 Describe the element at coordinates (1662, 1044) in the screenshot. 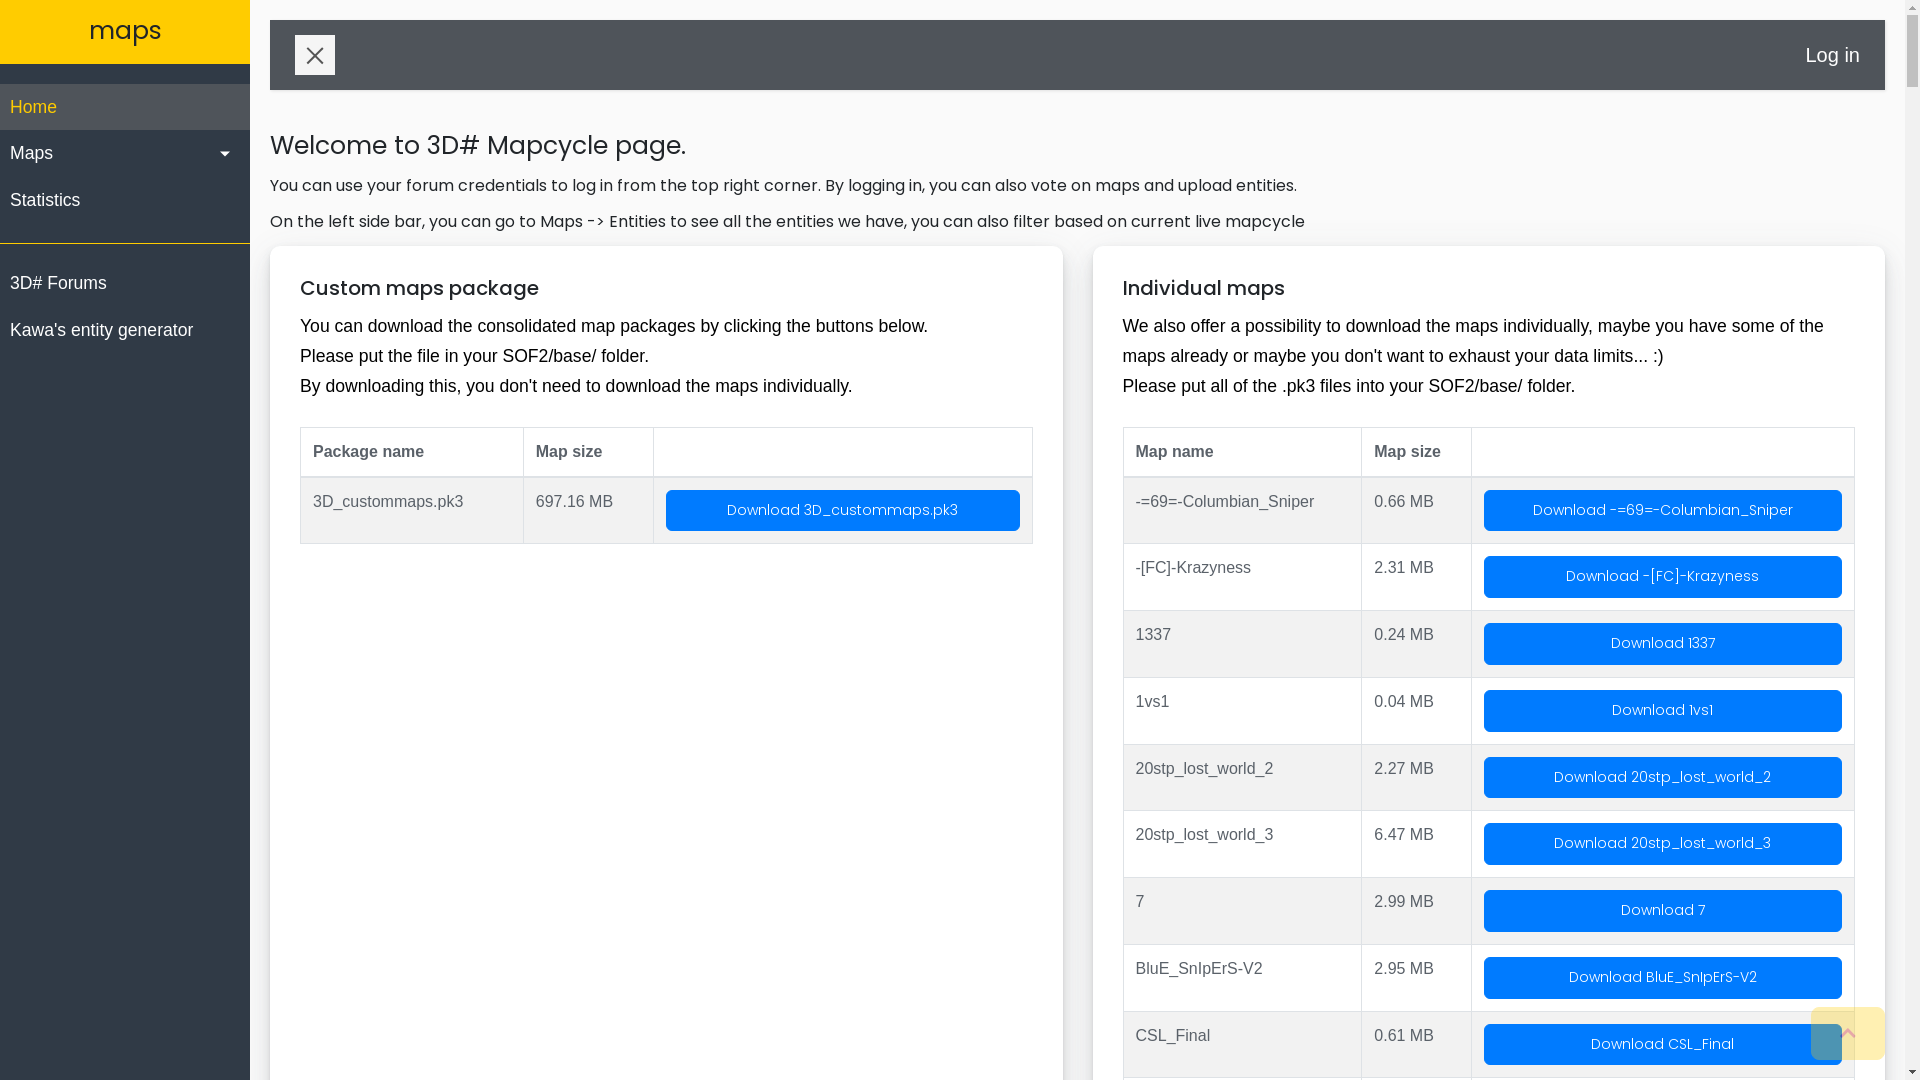

I see `'Download CSL_Final'` at that location.